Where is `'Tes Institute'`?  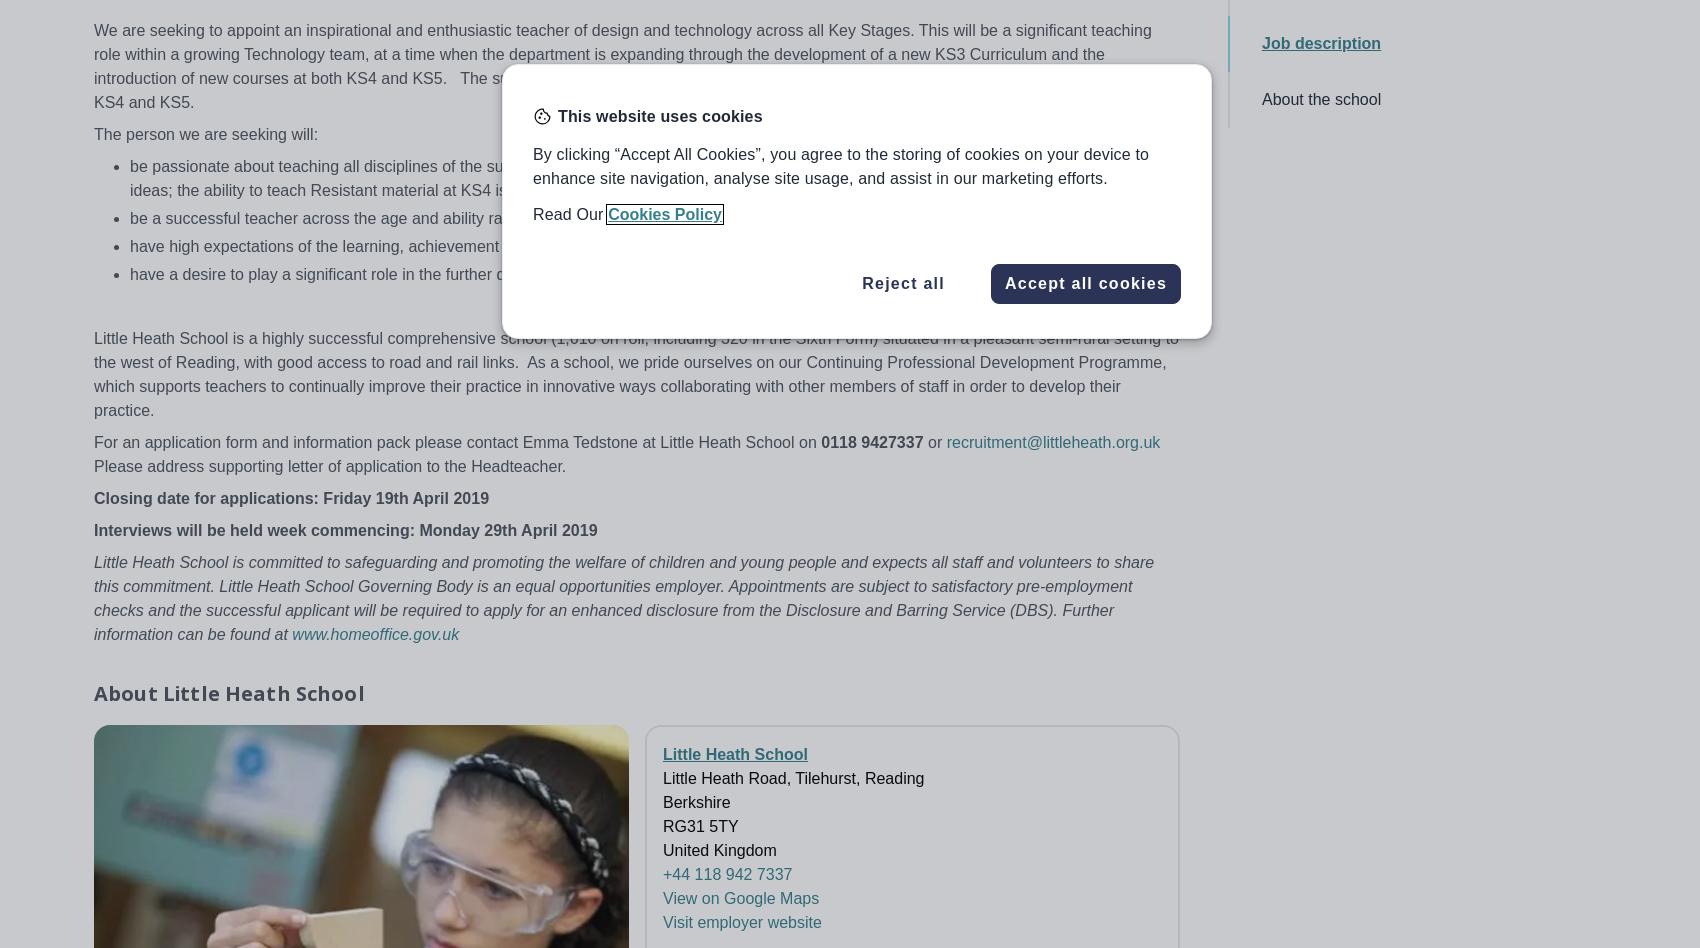 'Tes Institute' is located at coordinates (1447, 700).